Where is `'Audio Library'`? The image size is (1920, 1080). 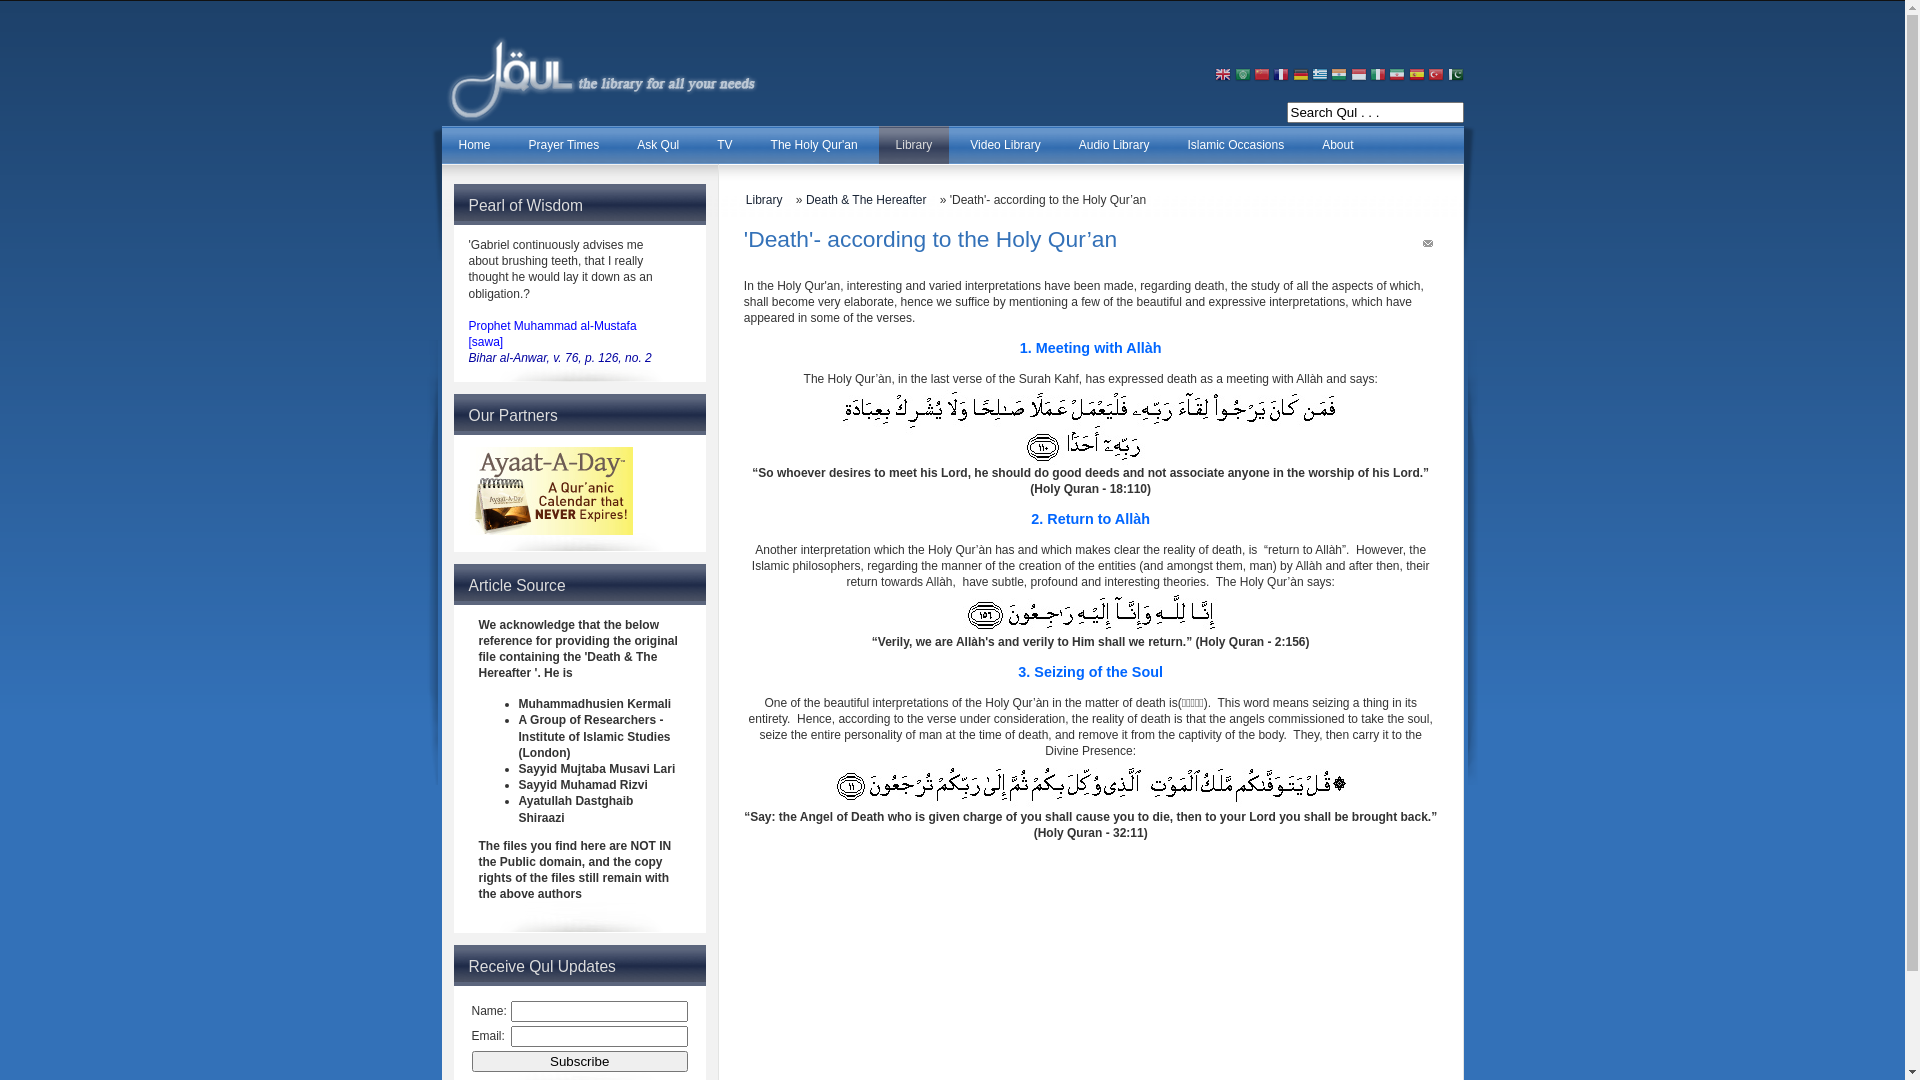 'Audio Library' is located at coordinates (1113, 144).